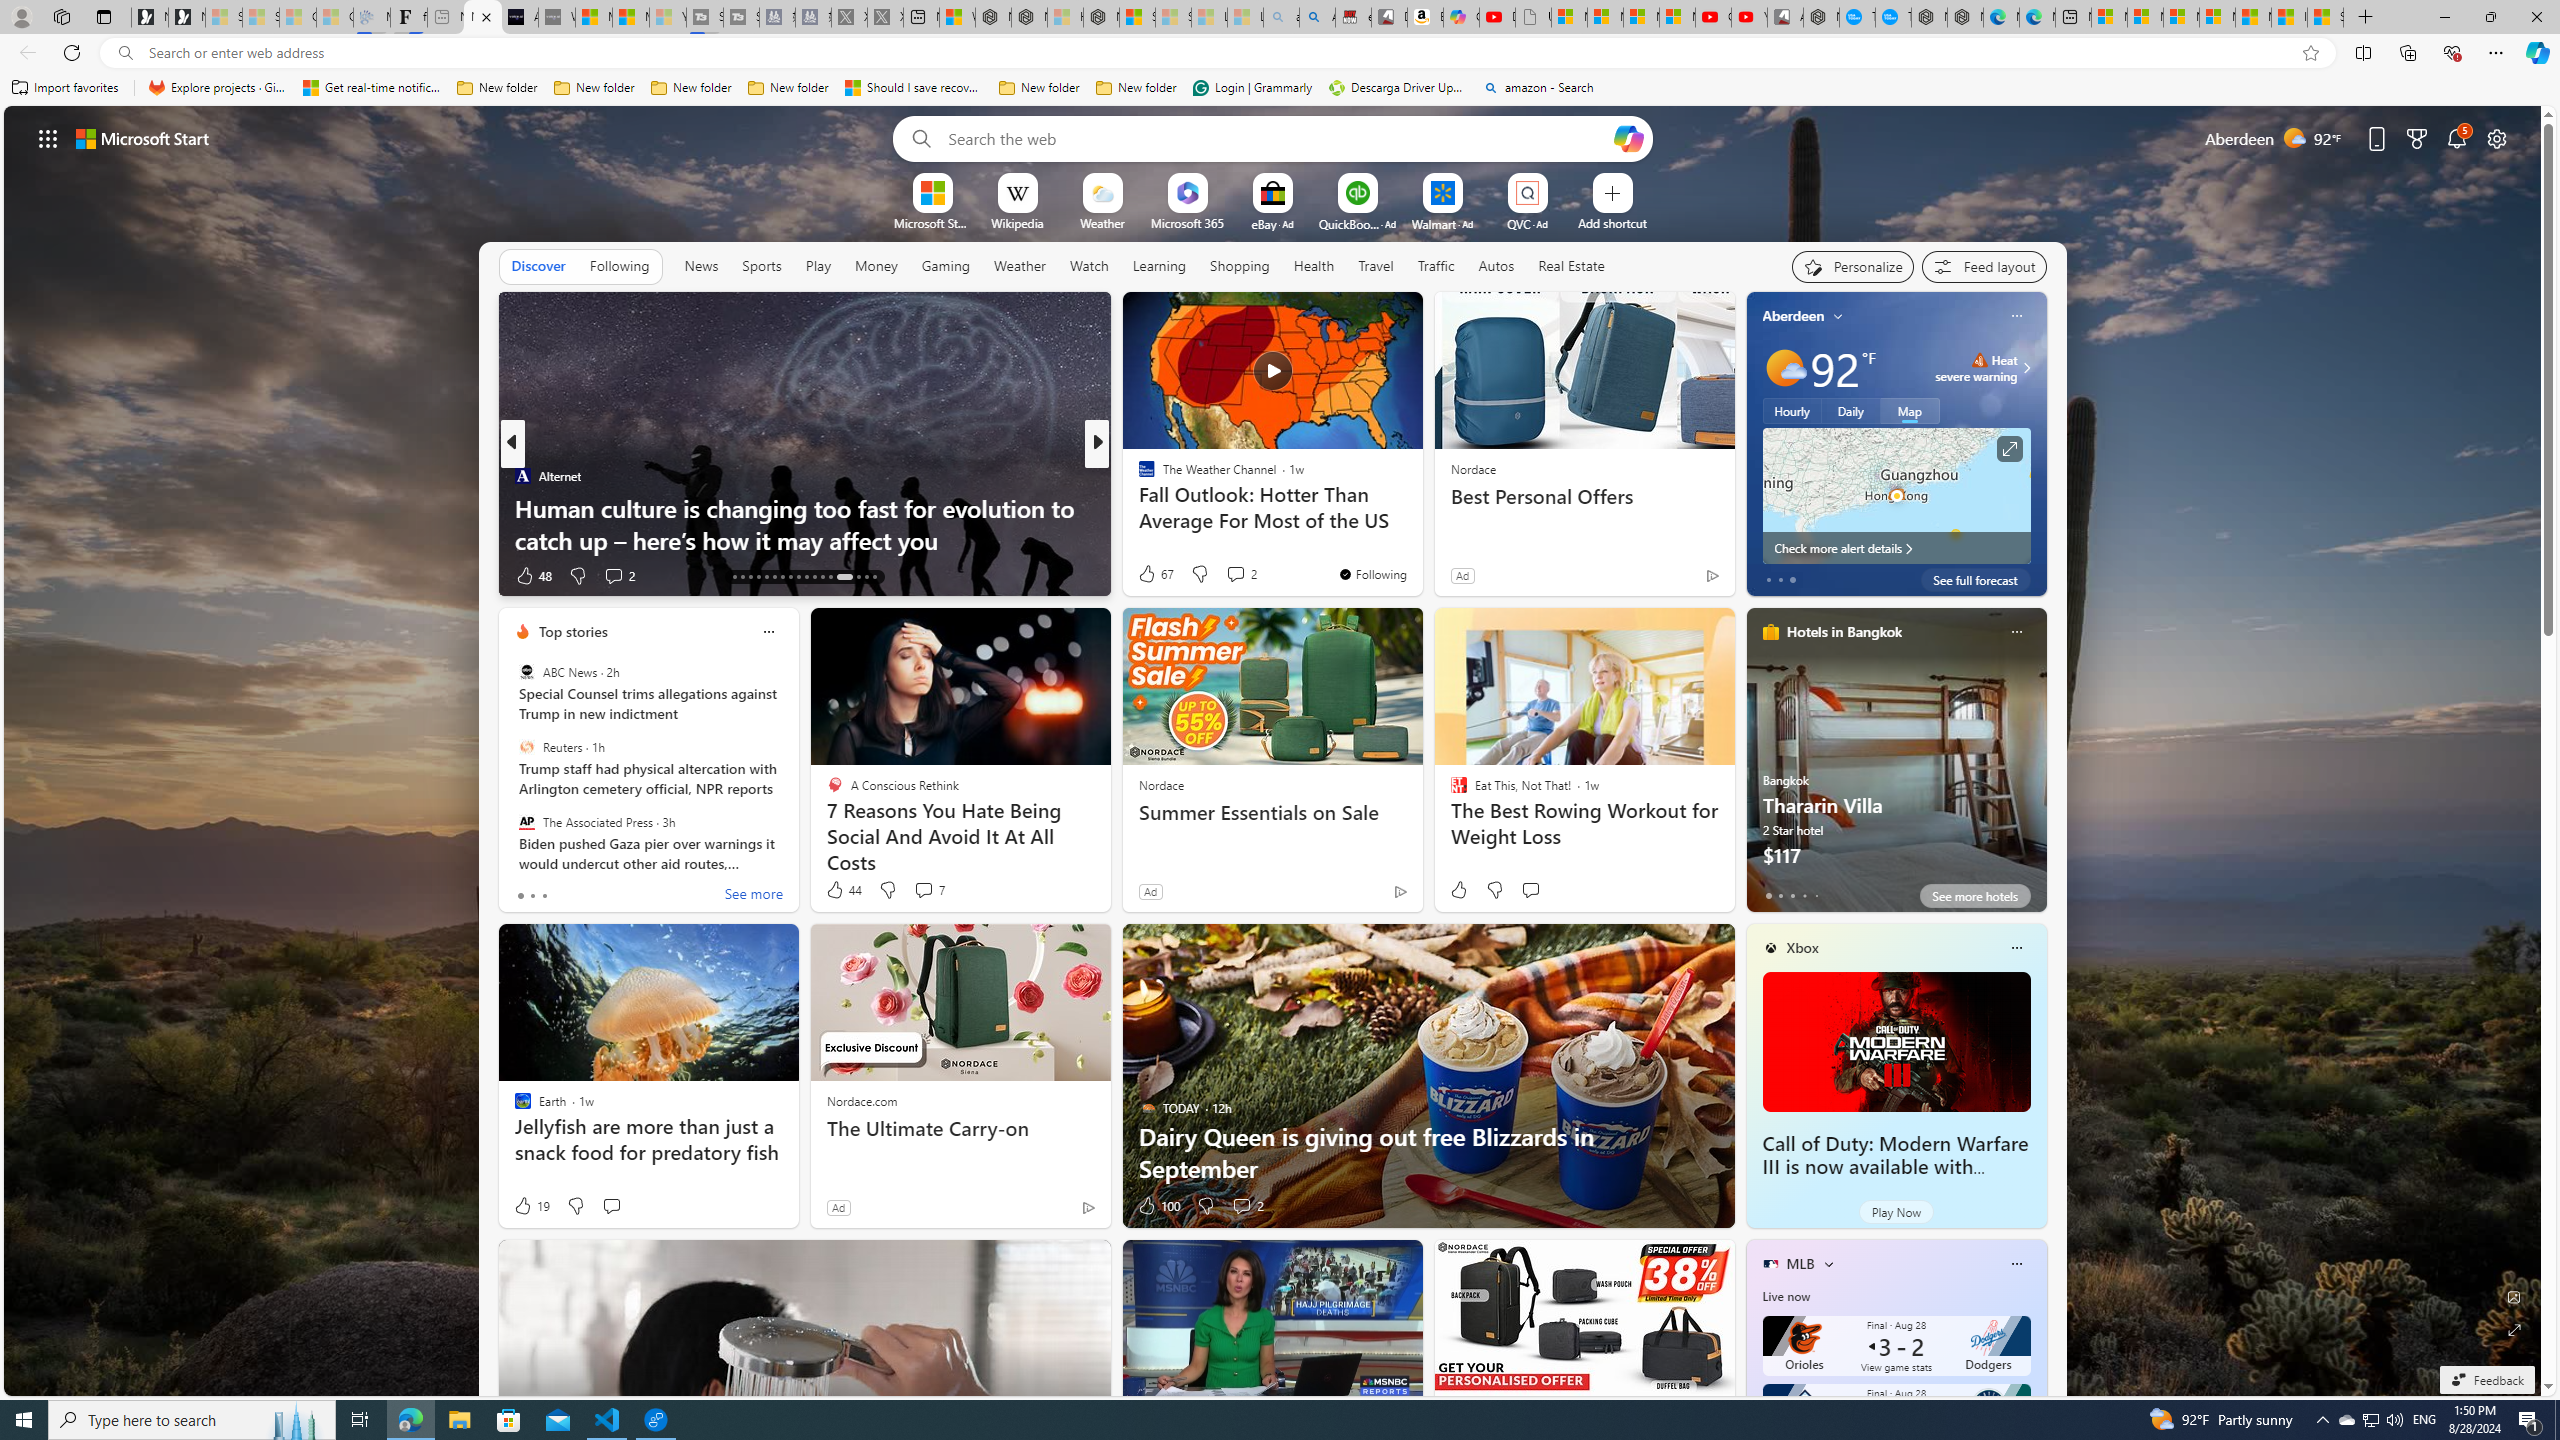 The height and width of the screenshot is (1440, 2560). Describe the element at coordinates (1239, 265) in the screenshot. I see `'Shopping'` at that location.